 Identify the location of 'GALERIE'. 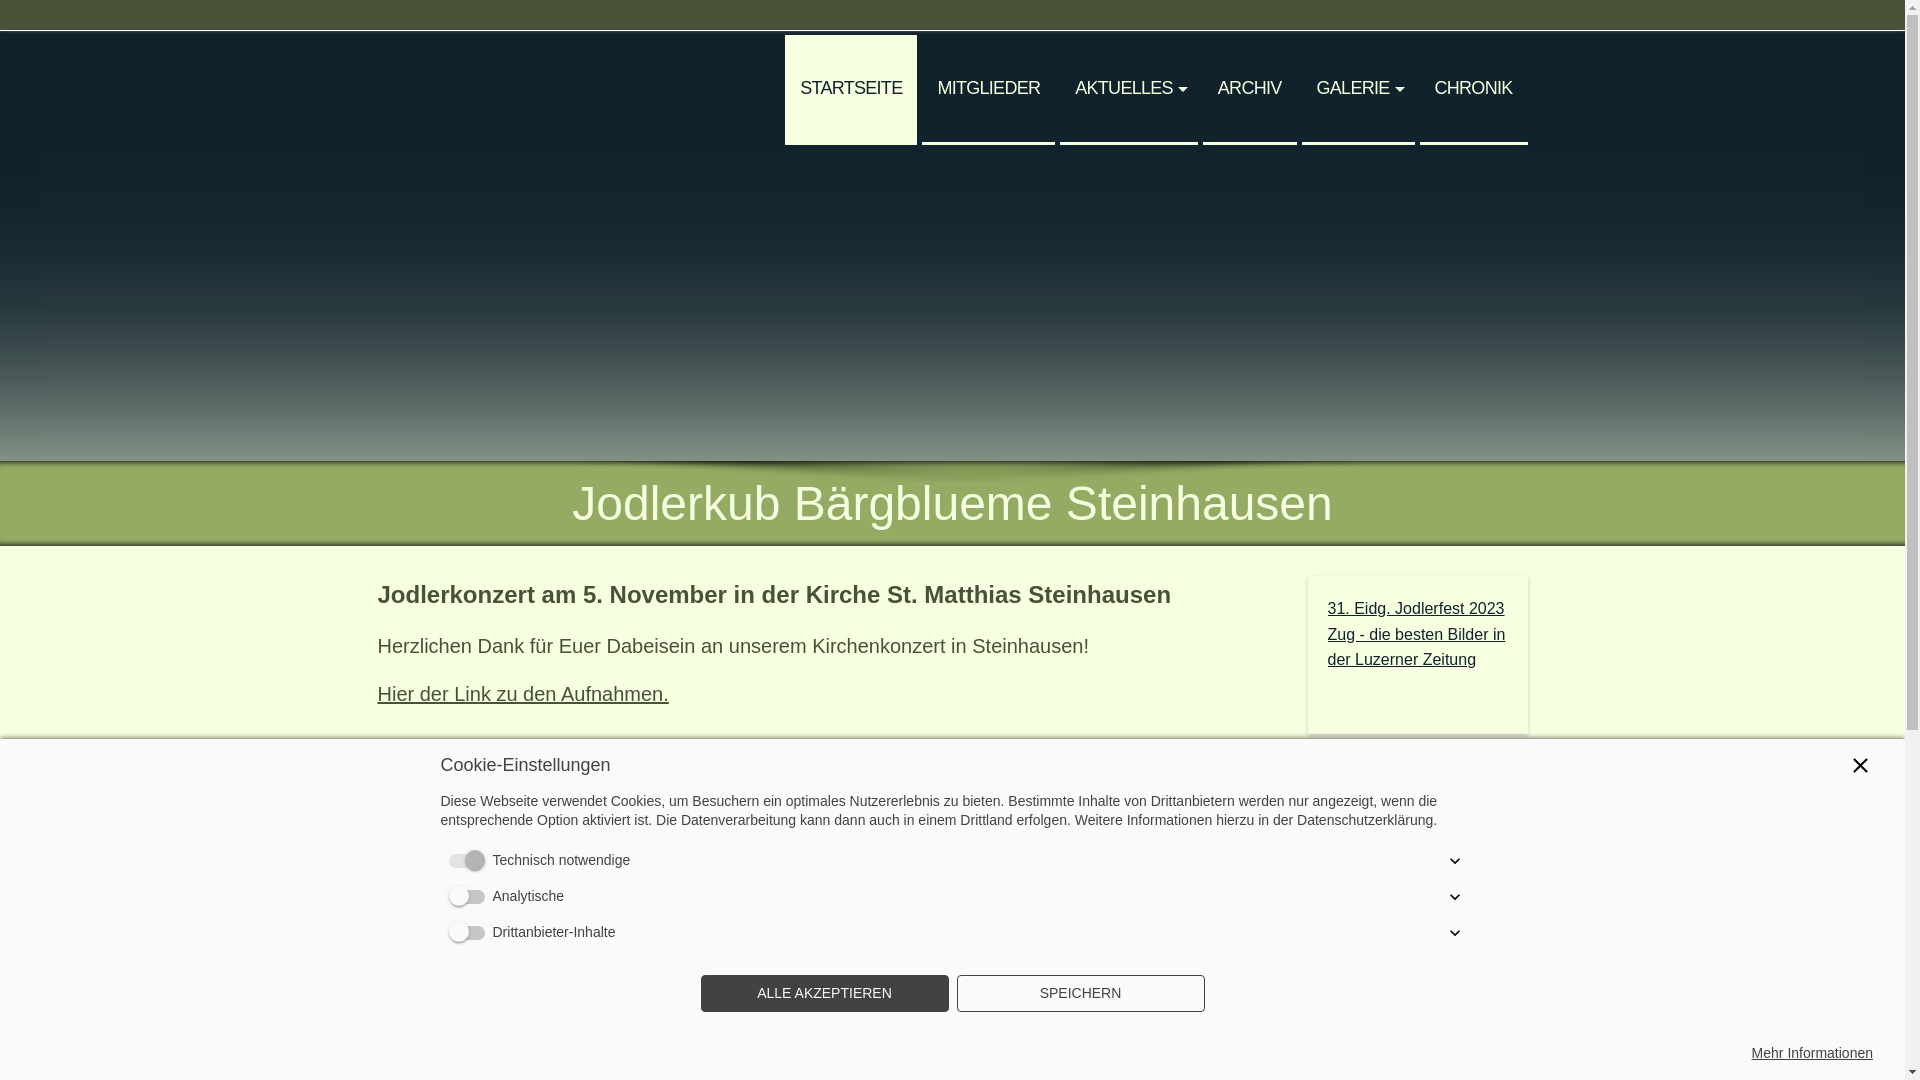
(1358, 88).